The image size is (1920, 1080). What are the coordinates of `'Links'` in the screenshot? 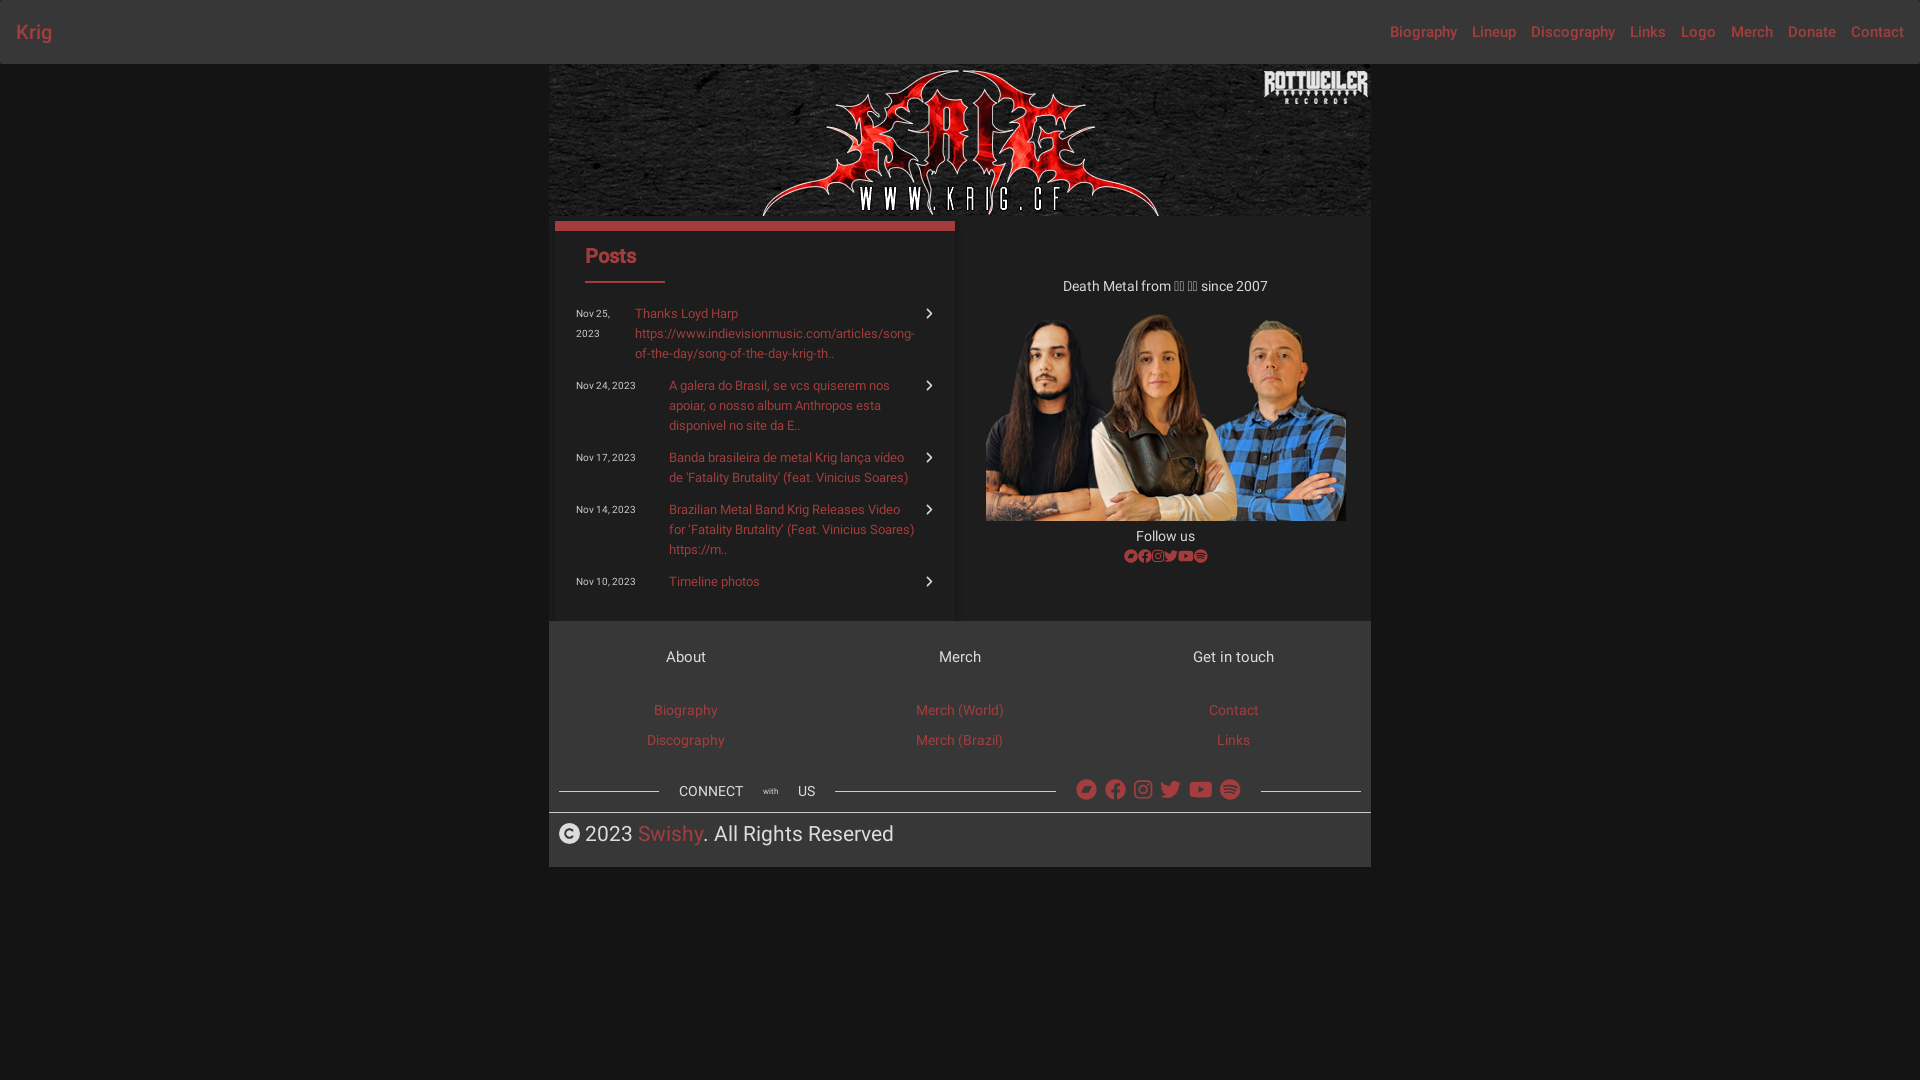 It's located at (1216, 740).